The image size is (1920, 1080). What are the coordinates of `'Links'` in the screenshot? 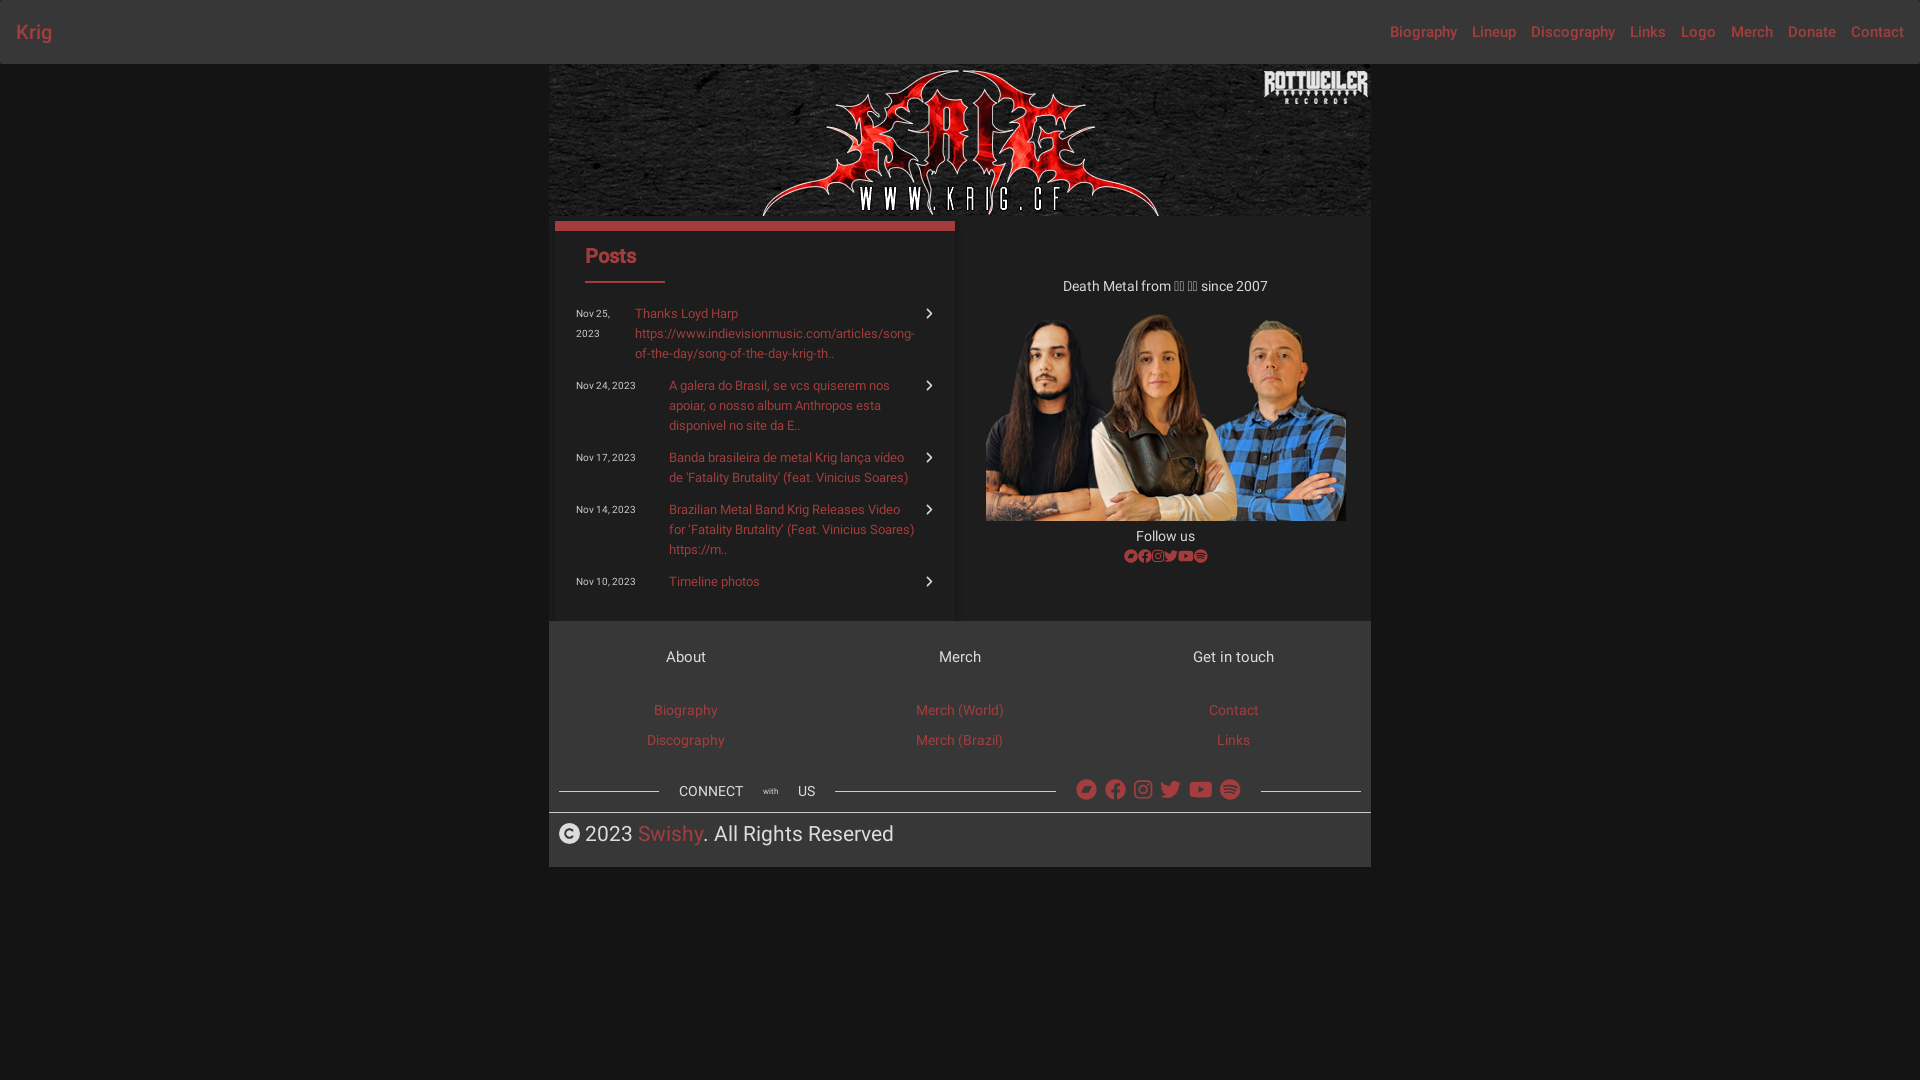 It's located at (1216, 740).